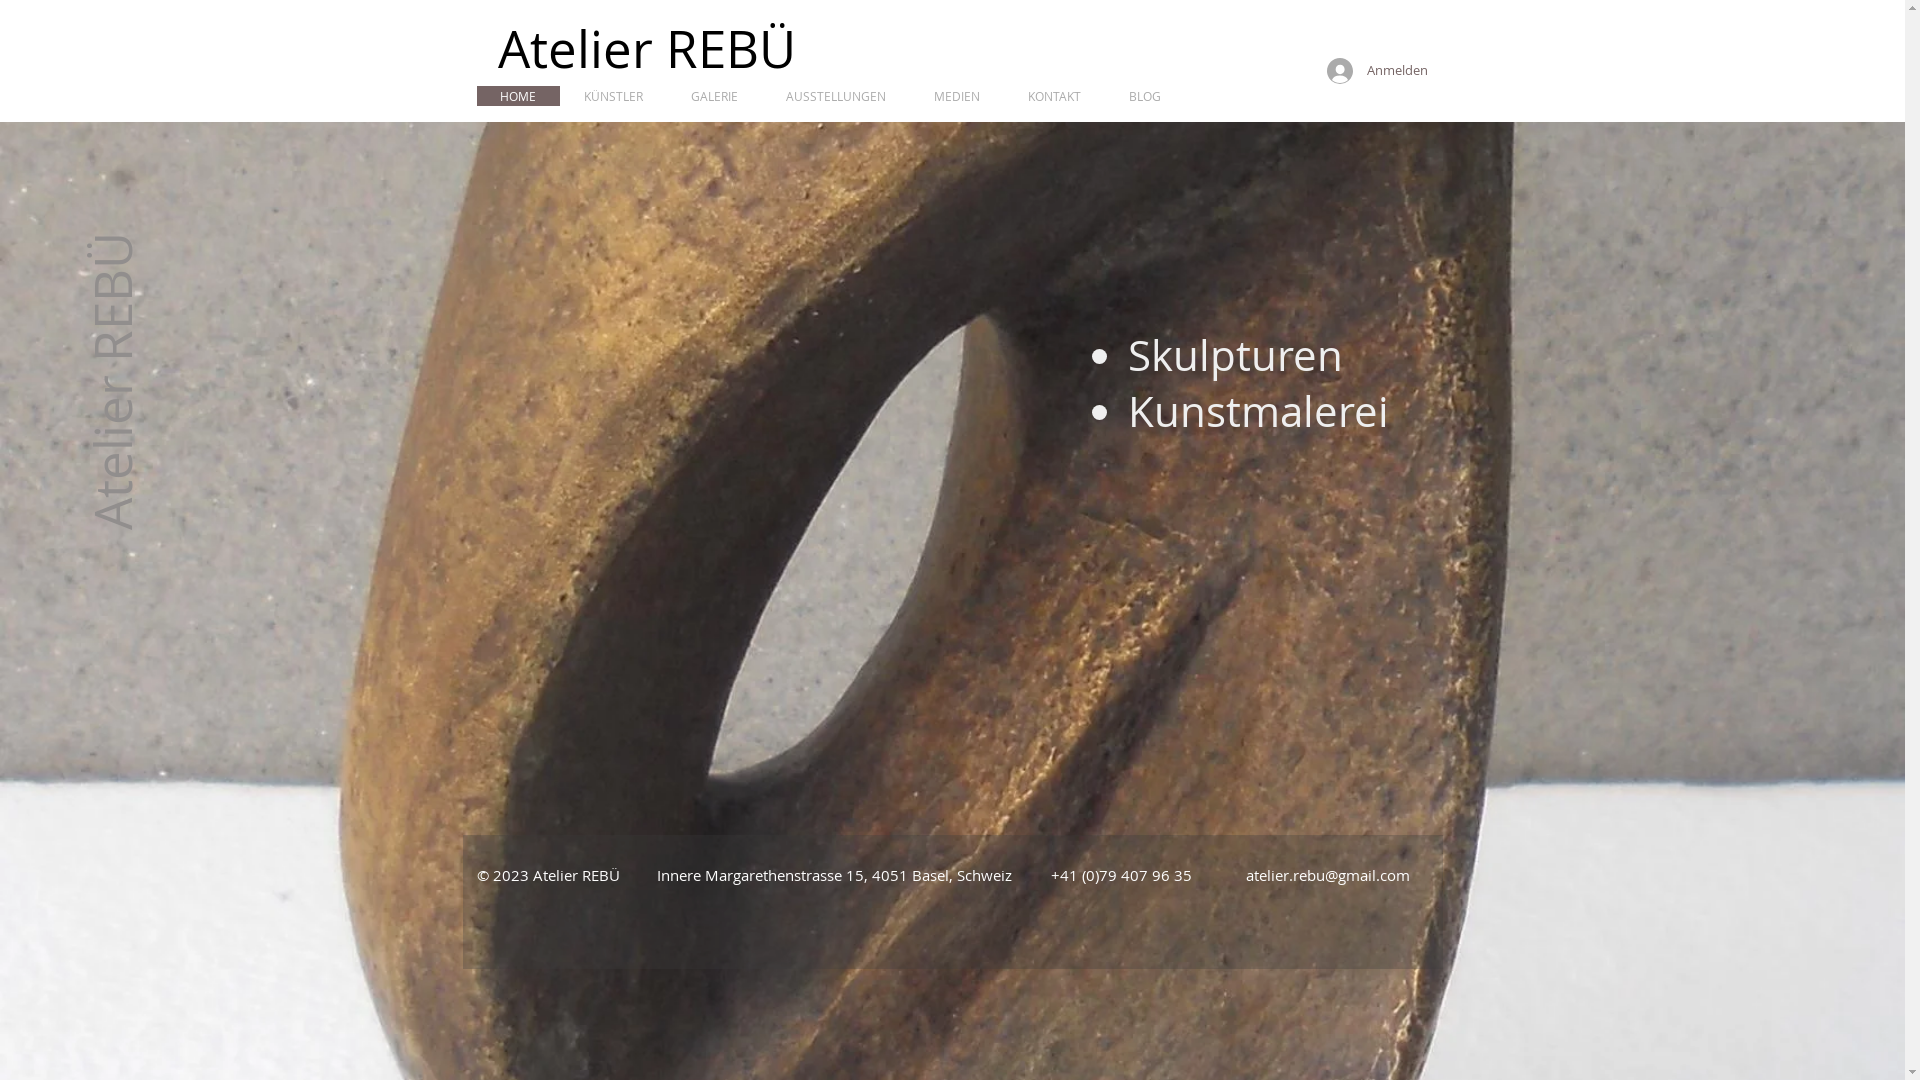  What do you see at coordinates (1245, 874) in the screenshot?
I see `'atelier.rebu@gmail.com'` at bounding box center [1245, 874].